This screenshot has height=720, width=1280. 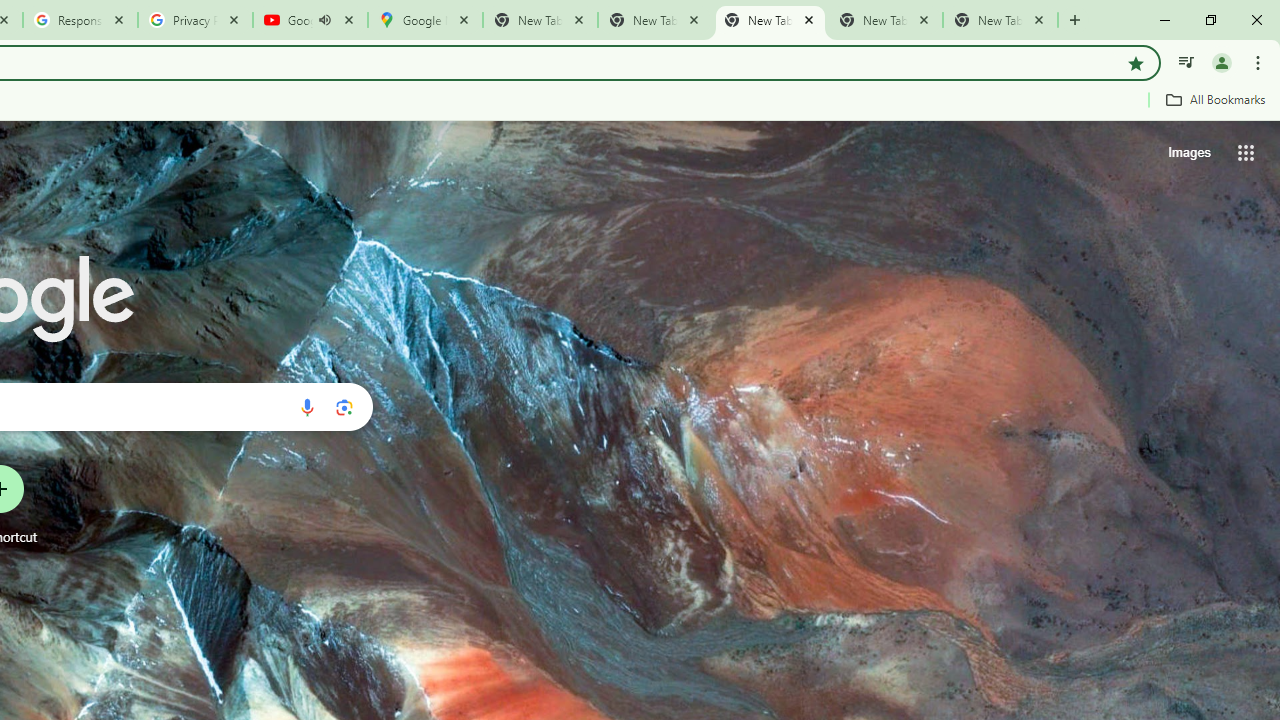 What do you see at coordinates (1189, 152) in the screenshot?
I see `'Search for Images '` at bounding box center [1189, 152].